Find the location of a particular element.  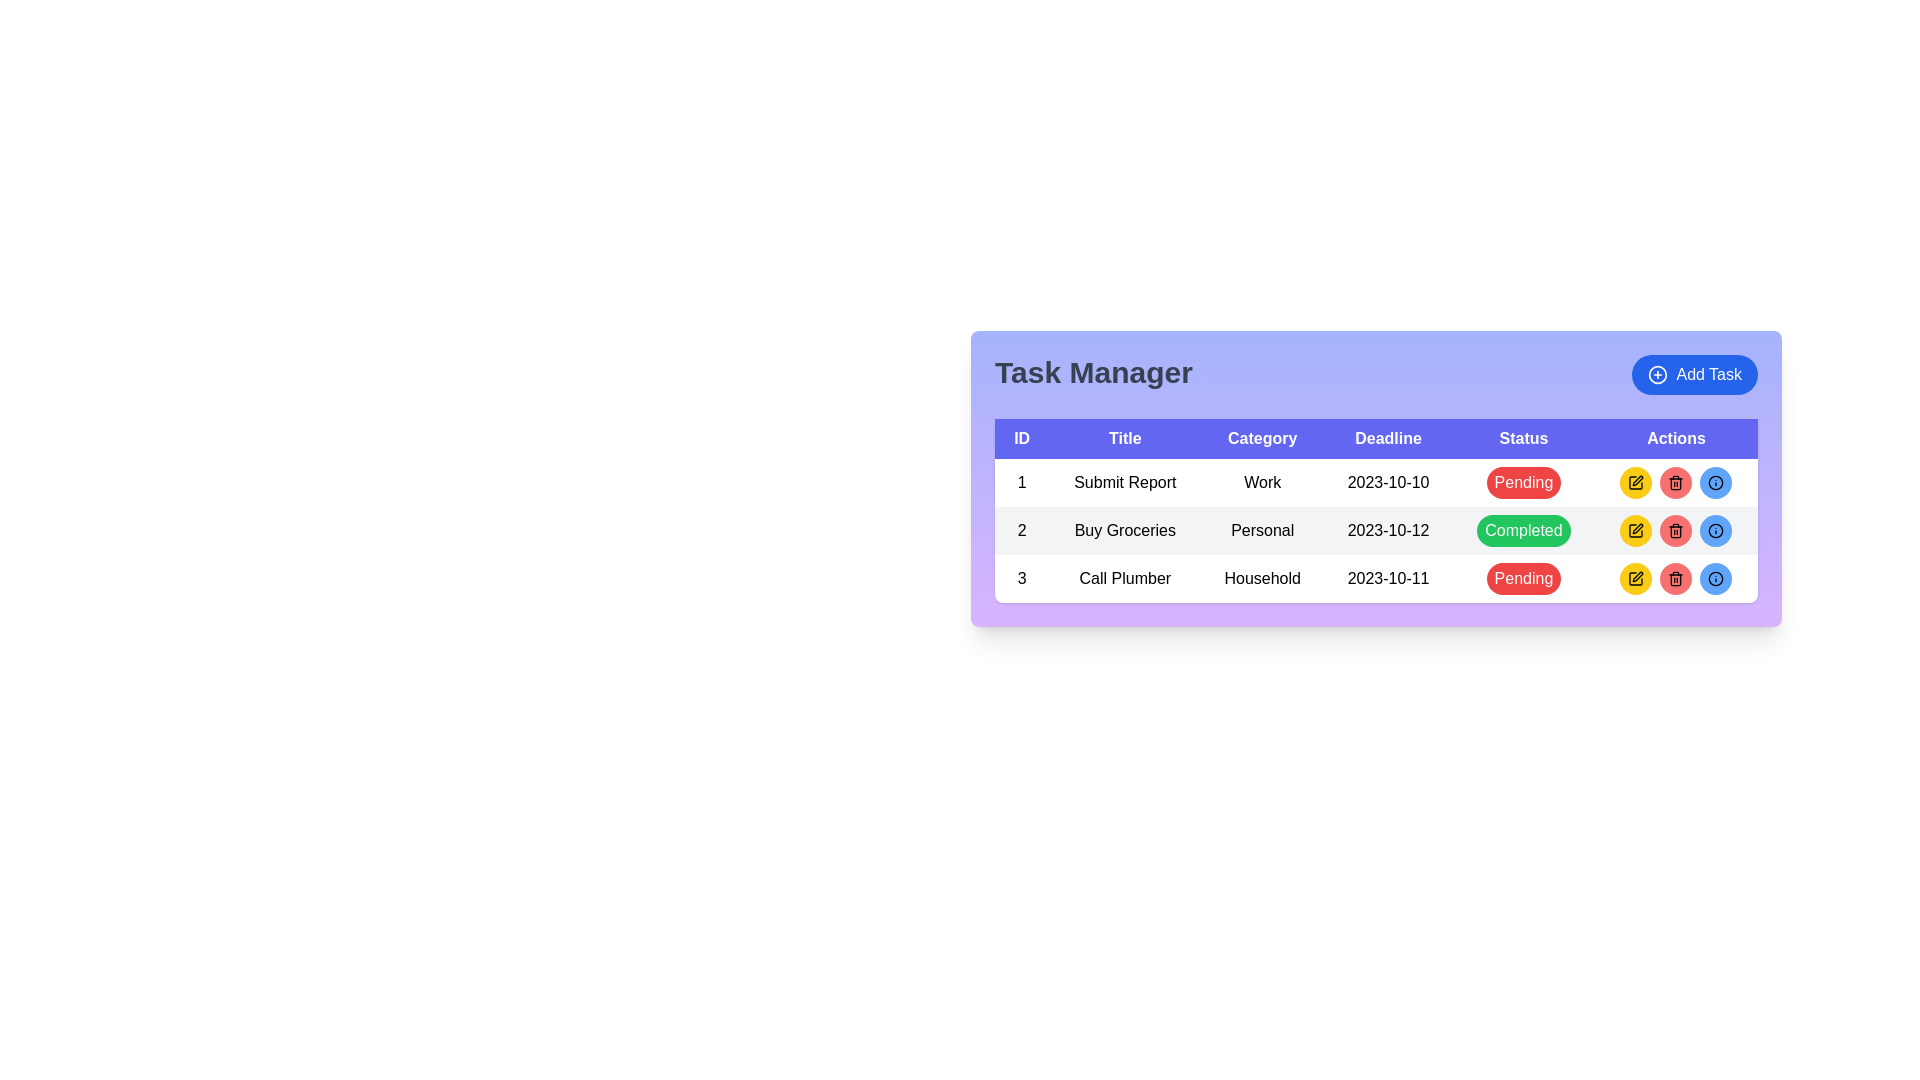

the deadline date text in the first row of the table located in the 'Deadline' column, which is the fourth cell in that row is located at coordinates (1387, 482).